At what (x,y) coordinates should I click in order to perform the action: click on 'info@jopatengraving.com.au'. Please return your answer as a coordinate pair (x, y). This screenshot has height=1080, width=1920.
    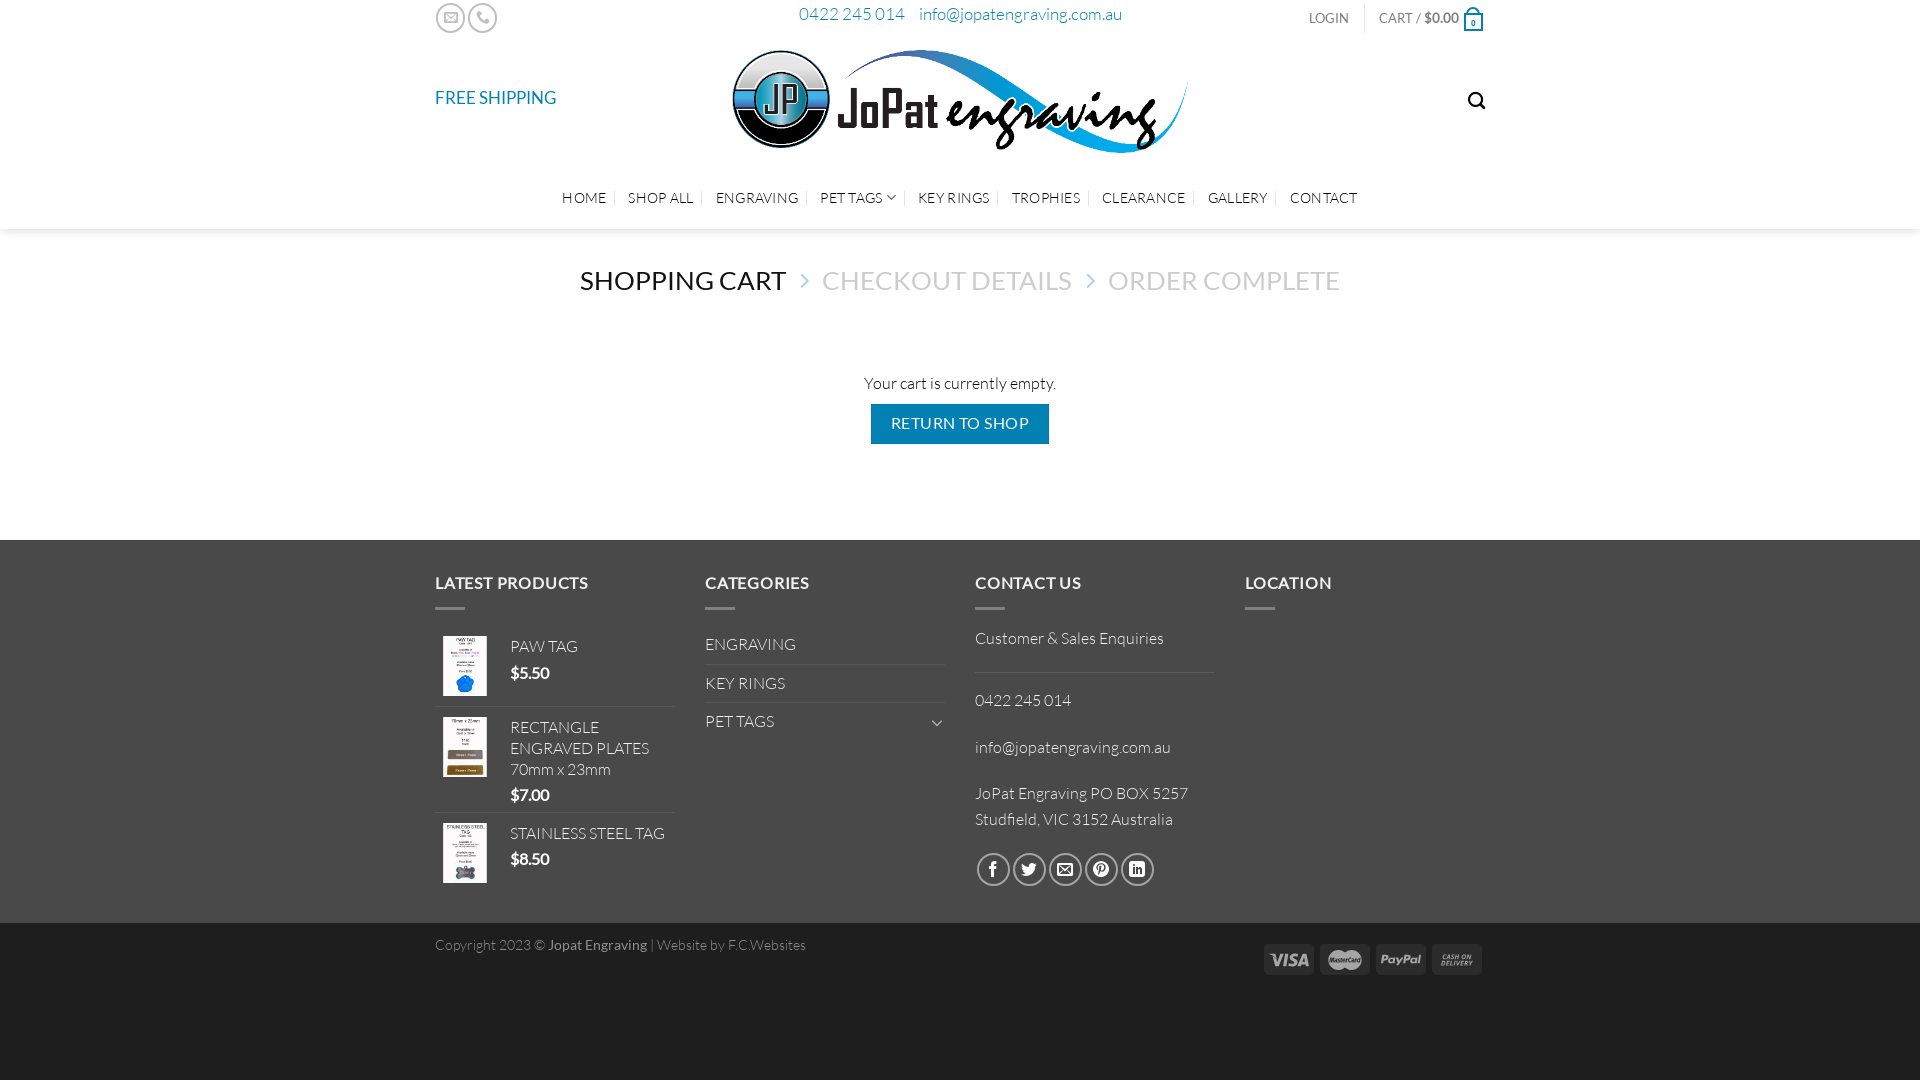
    Looking at the image, I should click on (1019, 13).